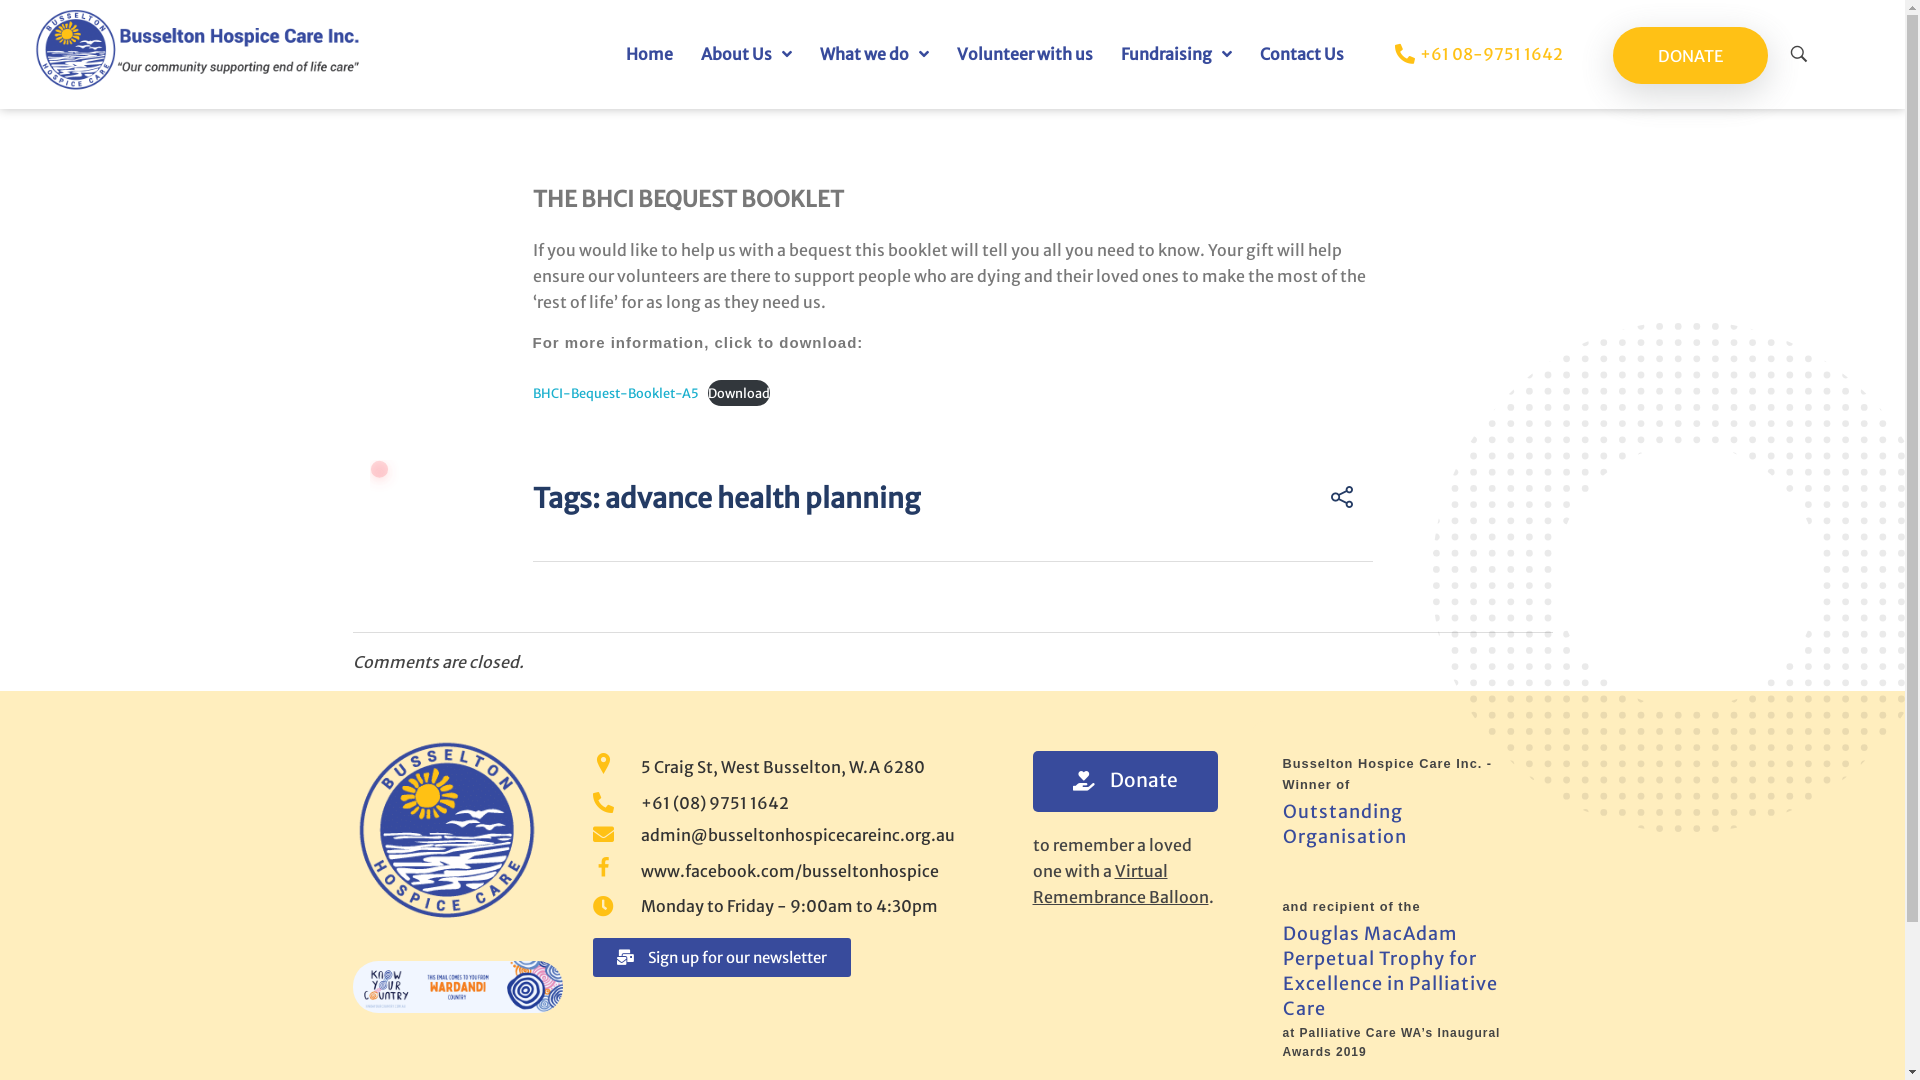 This screenshot has width=1920, height=1080. What do you see at coordinates (613, 393) in the screenshot?
I see `'BHCI-Bequest-Booklet-A5'` at bounding box center [613, 393].